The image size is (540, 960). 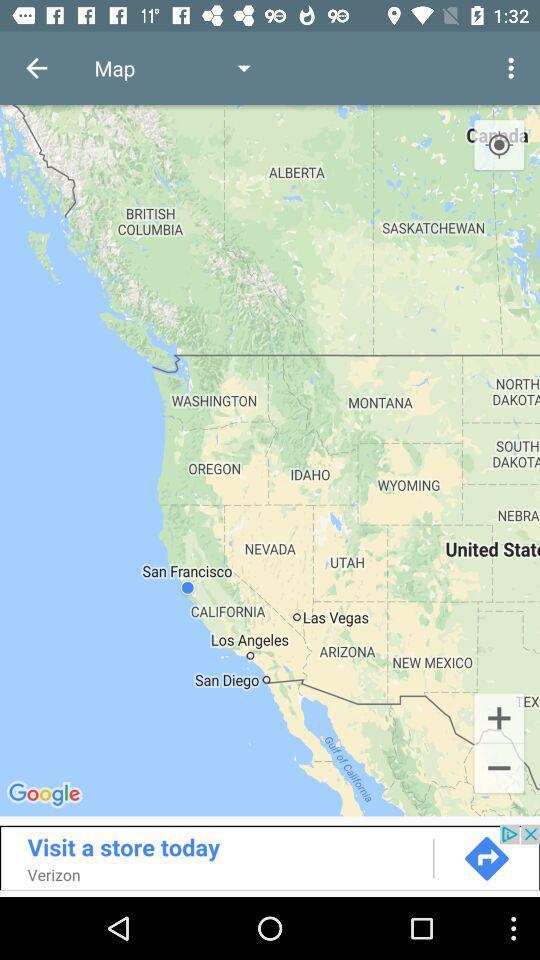 I want to click on open advertisement, so click(x=270, y=856).